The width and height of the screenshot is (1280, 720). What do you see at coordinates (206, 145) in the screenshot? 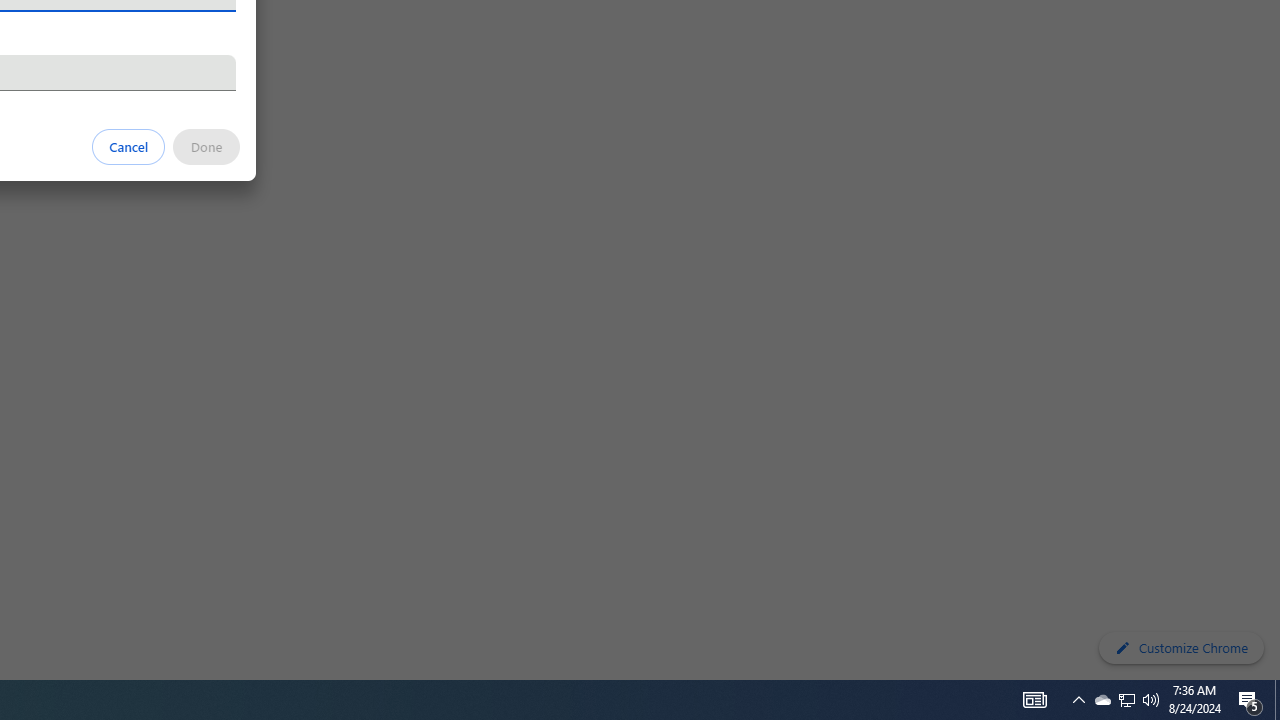
I see `'Done'` at bounding box center [206, 145].